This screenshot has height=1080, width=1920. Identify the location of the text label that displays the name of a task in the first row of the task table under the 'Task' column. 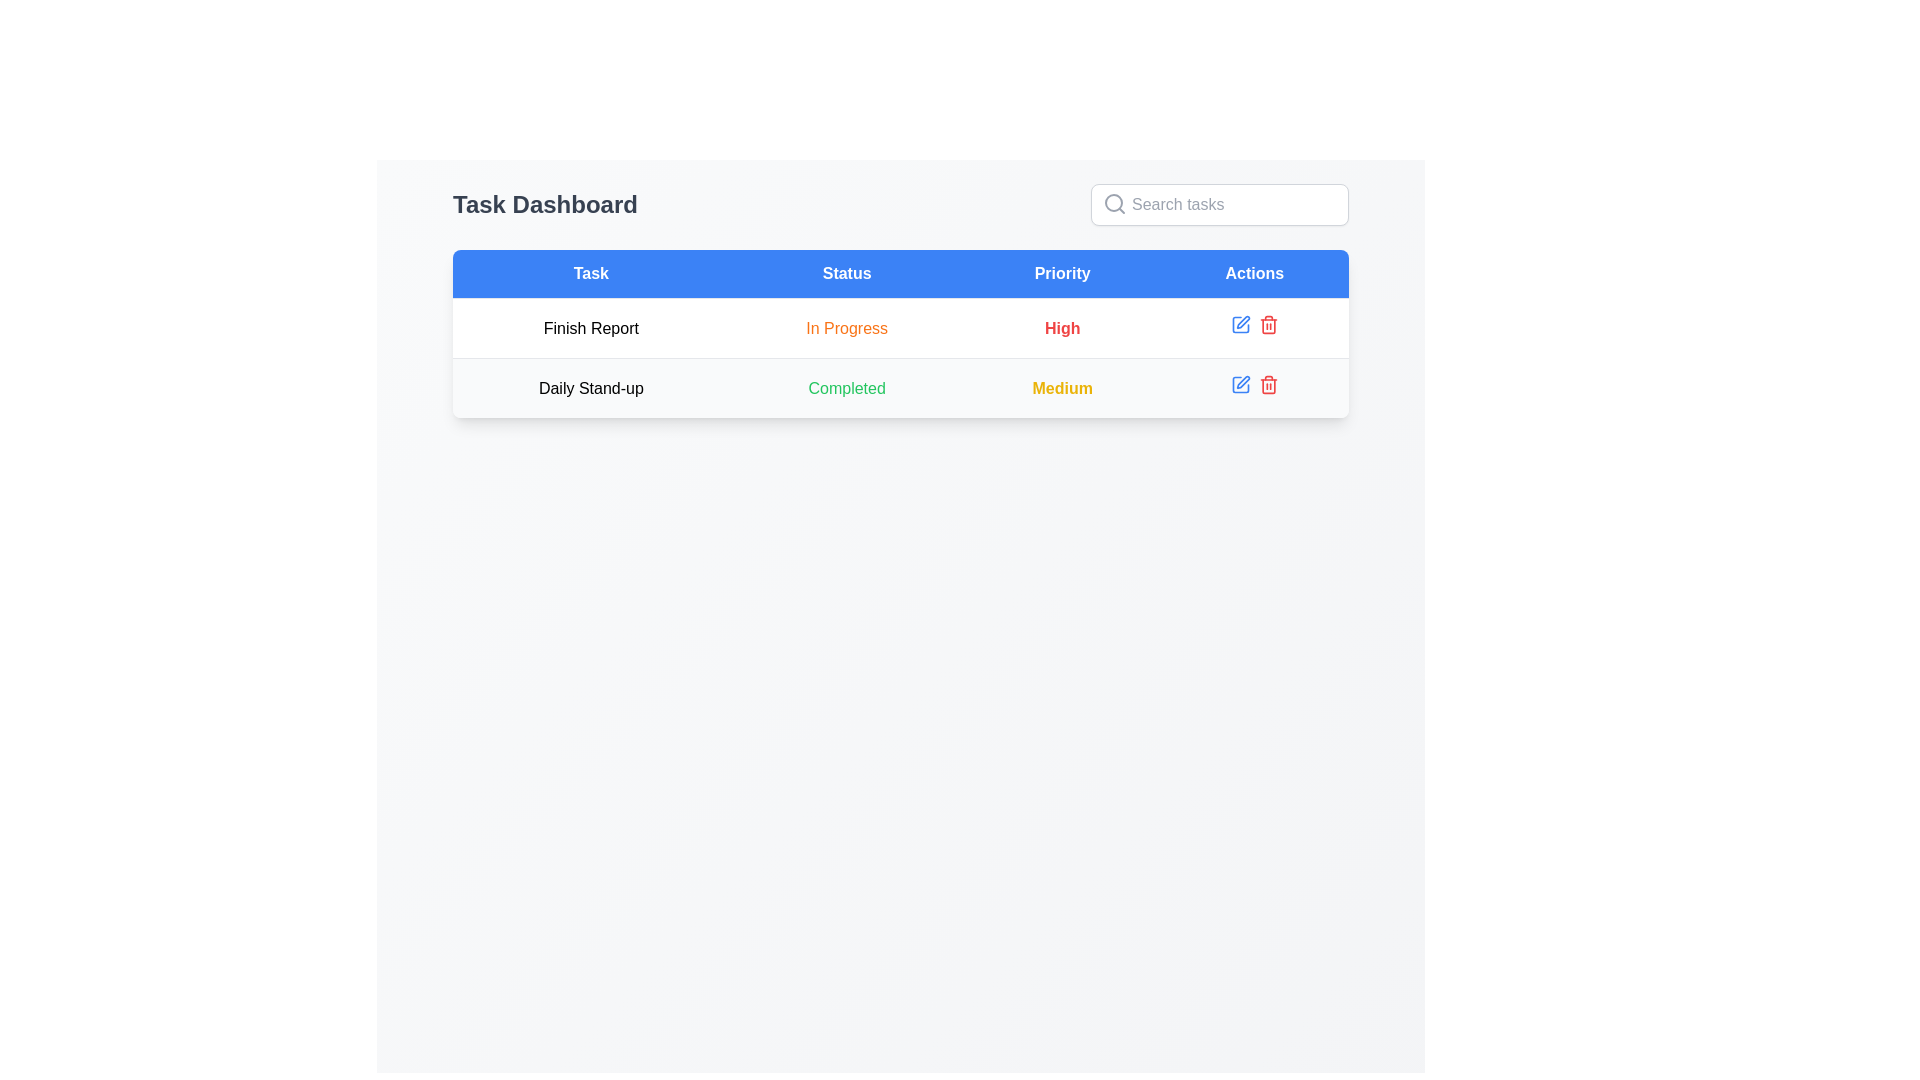
(590, 327).